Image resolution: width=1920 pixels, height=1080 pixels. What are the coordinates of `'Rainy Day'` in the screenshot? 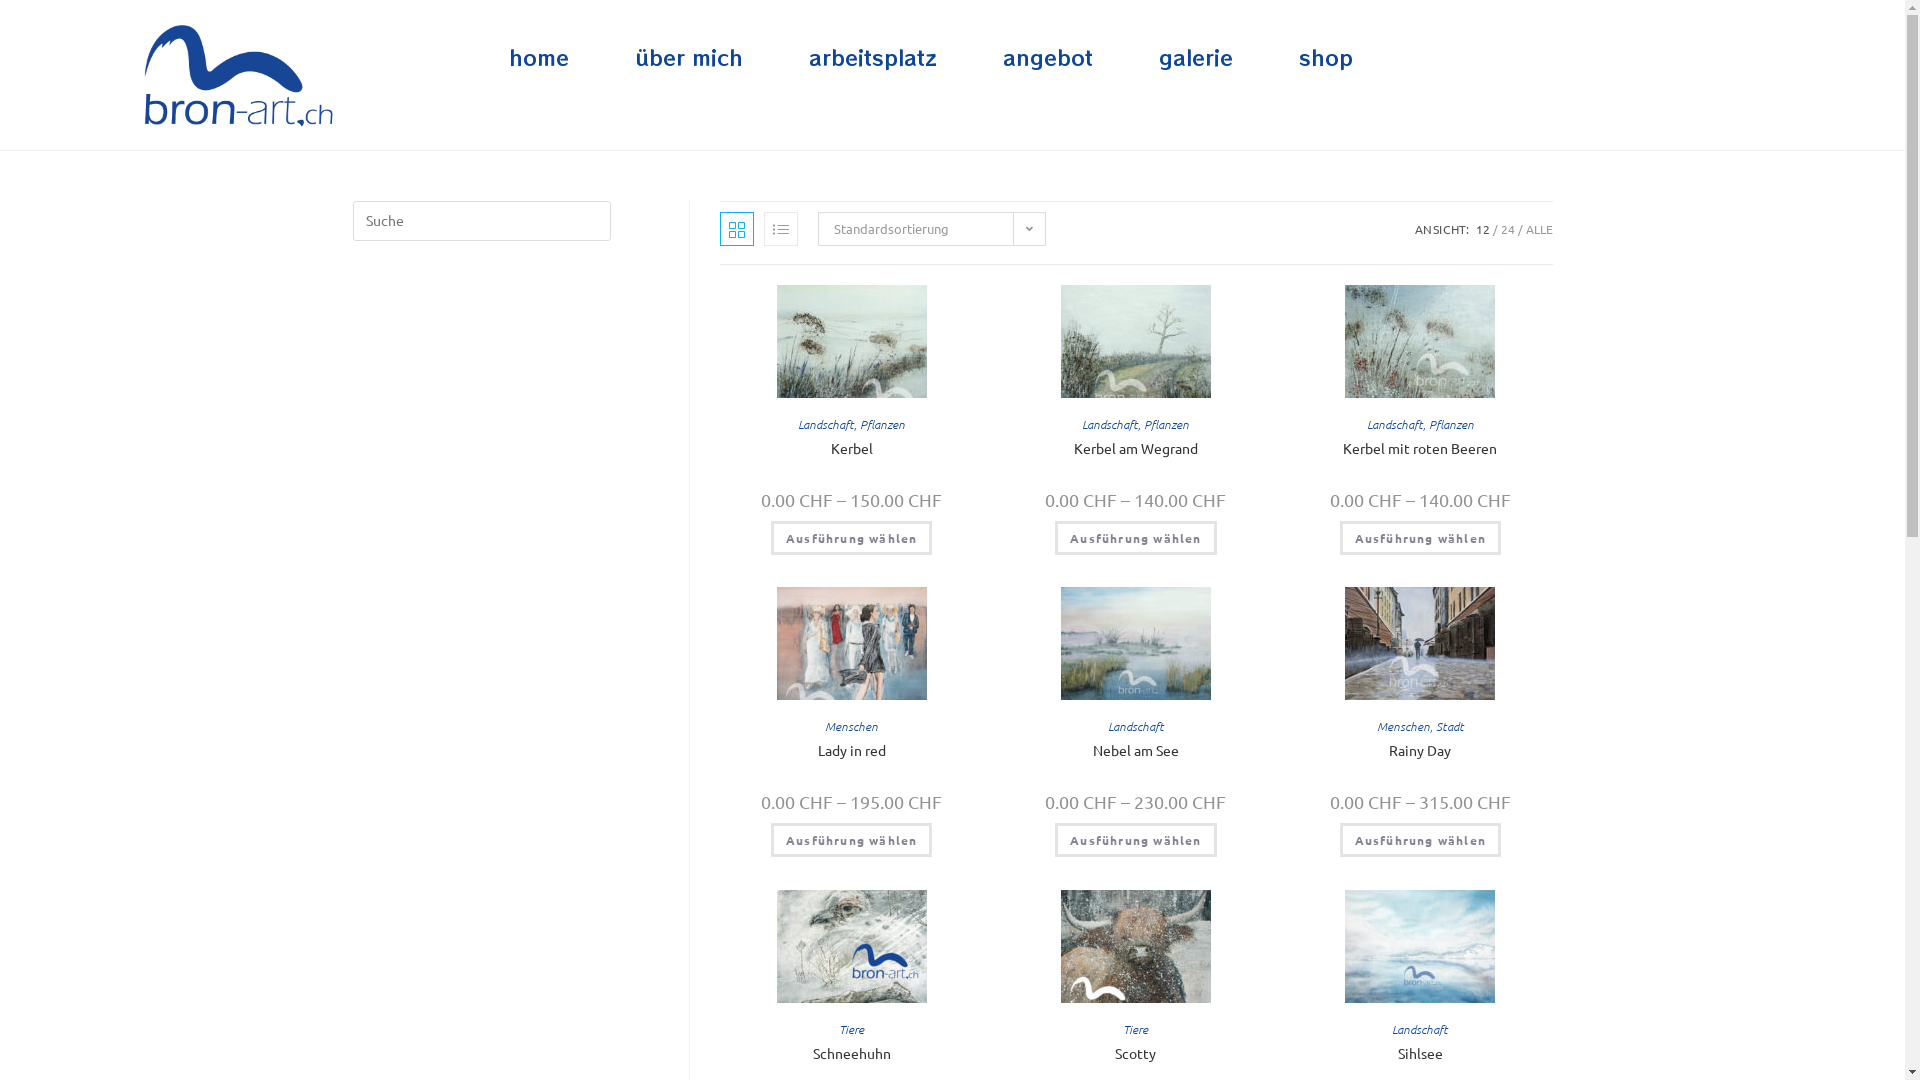 It's located at (1419, 750).